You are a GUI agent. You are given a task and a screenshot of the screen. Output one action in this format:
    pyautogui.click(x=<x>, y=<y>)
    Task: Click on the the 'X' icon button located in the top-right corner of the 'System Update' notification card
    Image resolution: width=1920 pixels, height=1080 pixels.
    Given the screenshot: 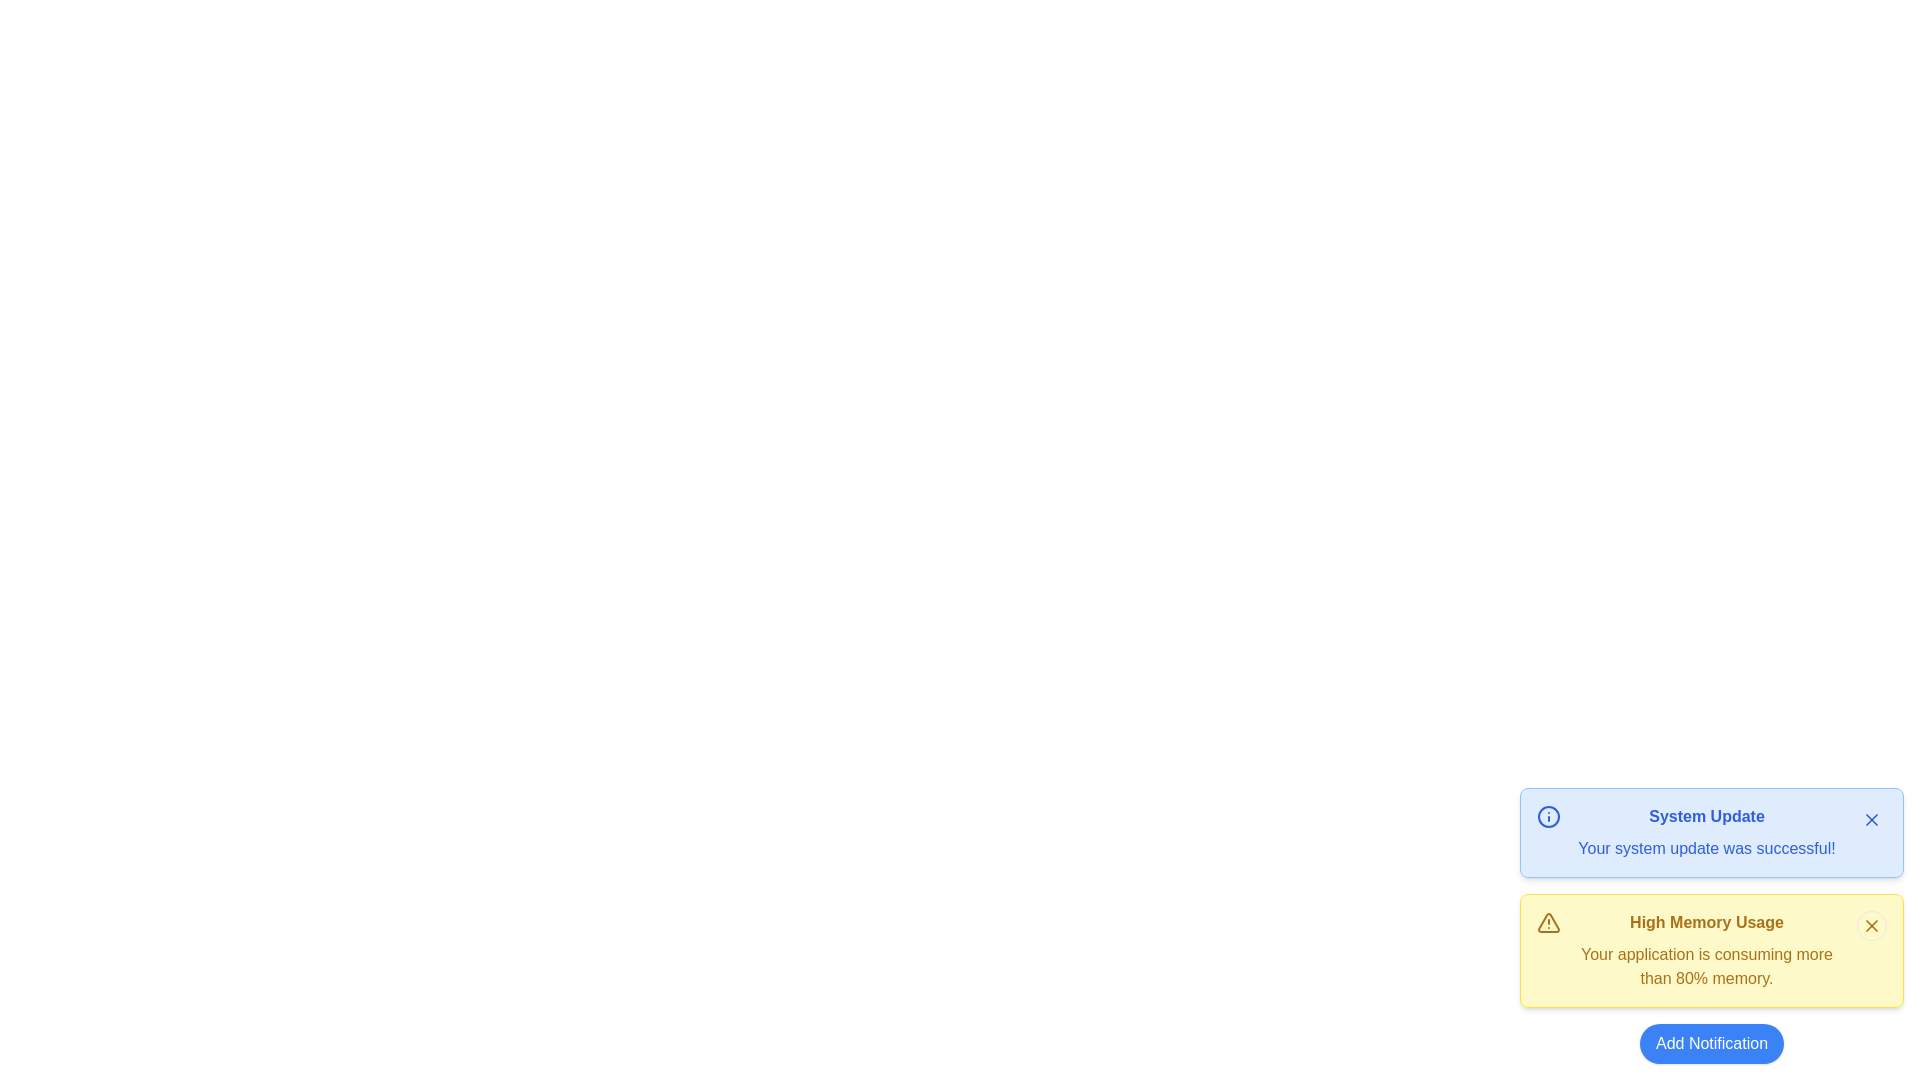 What is the action you would take?
    pyautogui.click(x=1871, y=820)
    